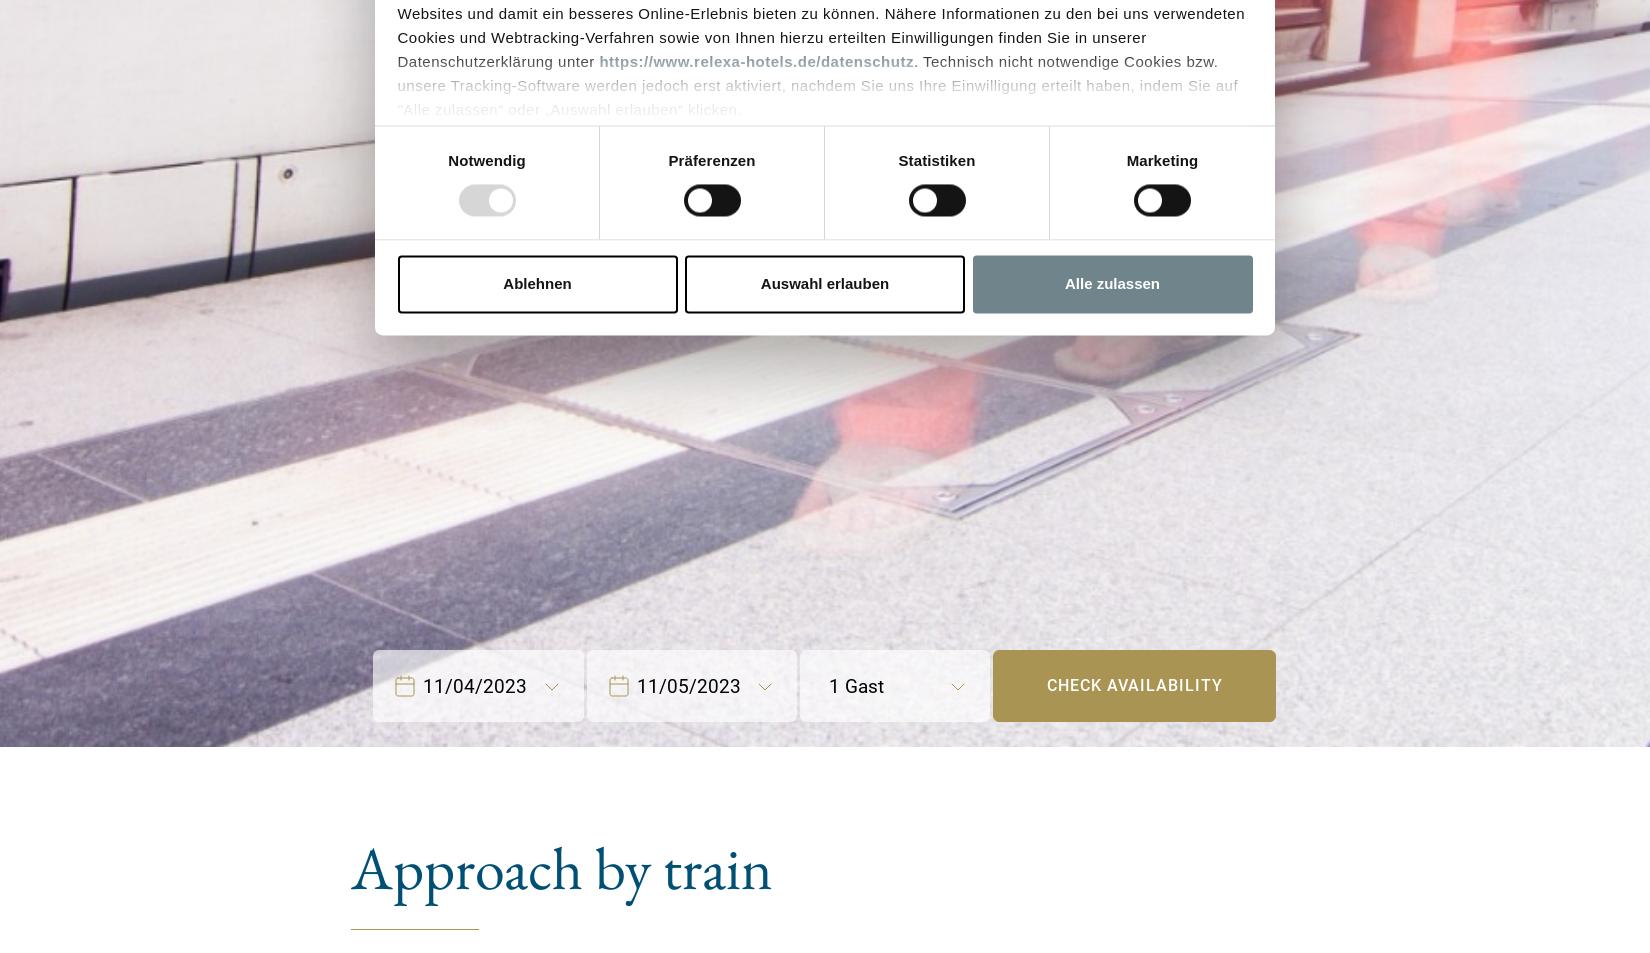 The width and height of the screenshot is (1650, 953). Describe the element at coordinates (485, 159) in the screenshot. I see `'Notwendig'` at that location.